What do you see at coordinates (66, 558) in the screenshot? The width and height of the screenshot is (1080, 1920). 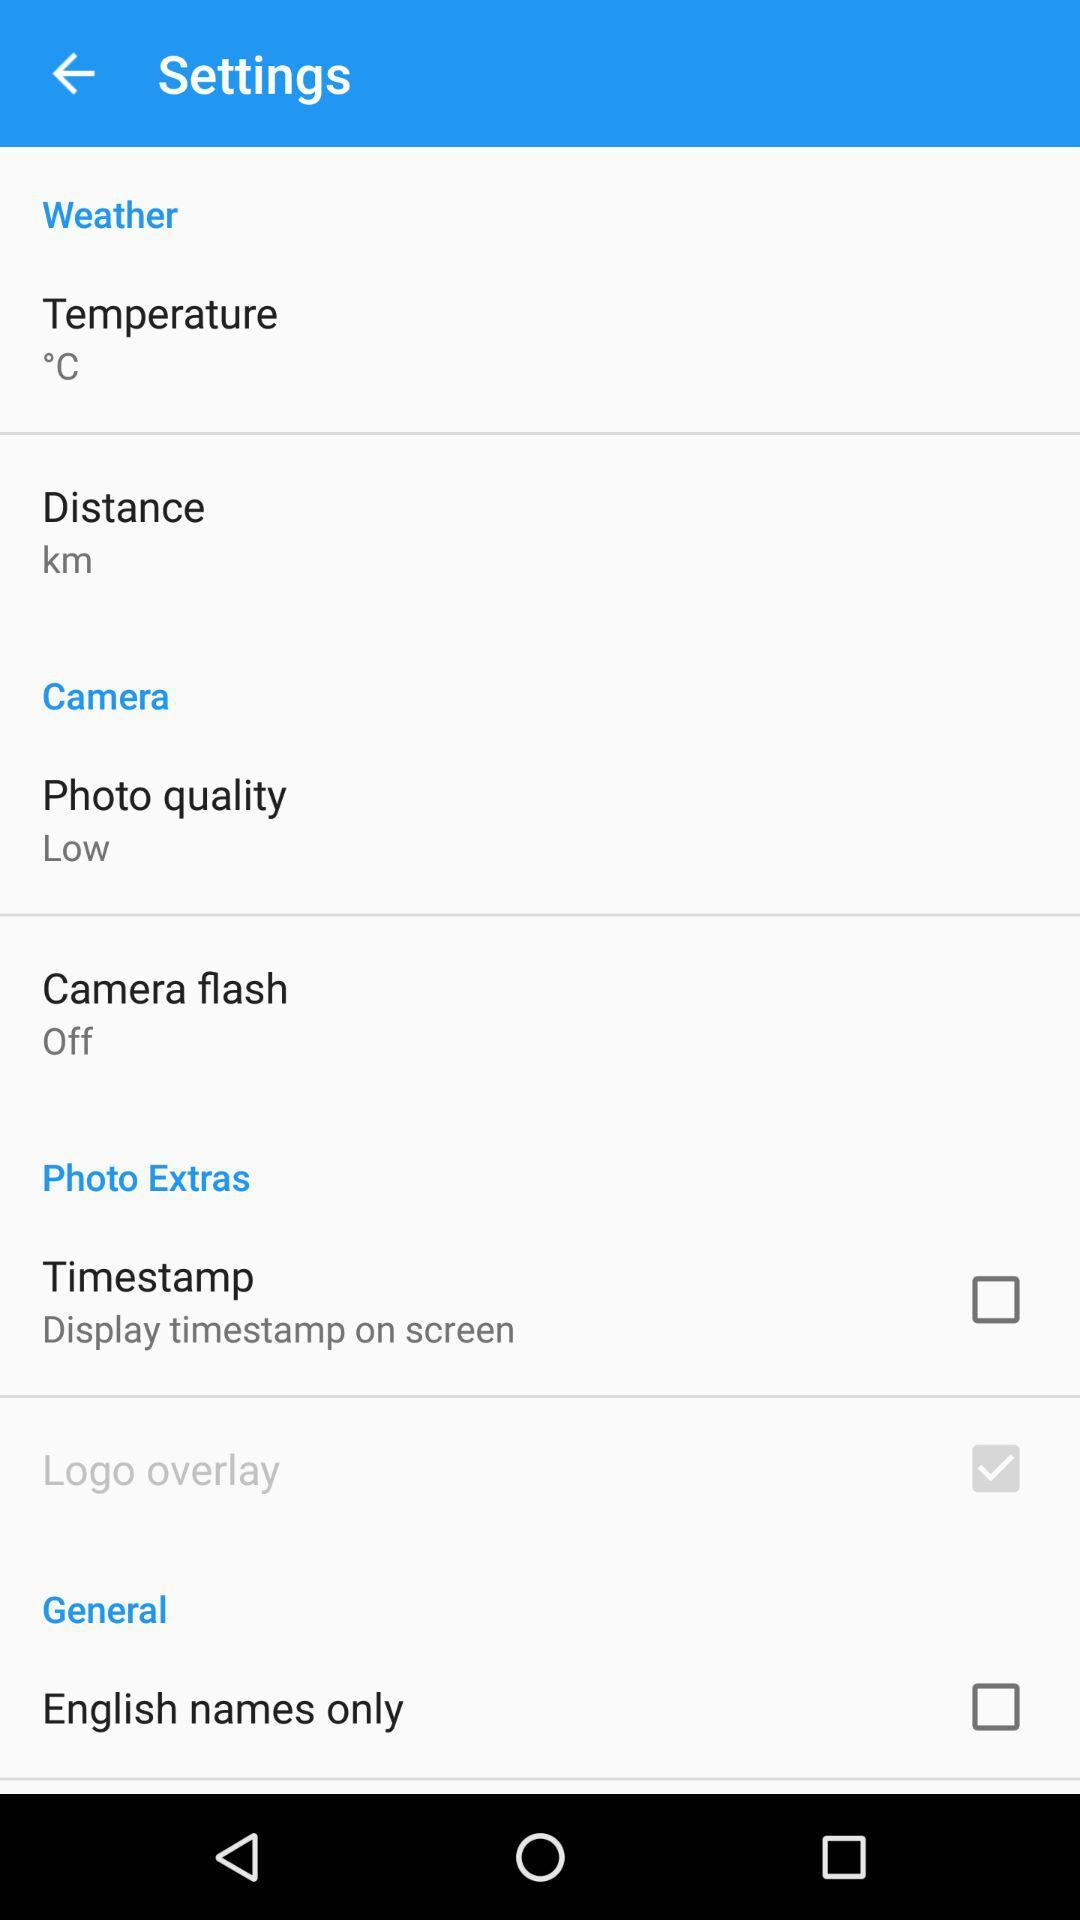 I see `the km app` at bounding box center [66, 558].